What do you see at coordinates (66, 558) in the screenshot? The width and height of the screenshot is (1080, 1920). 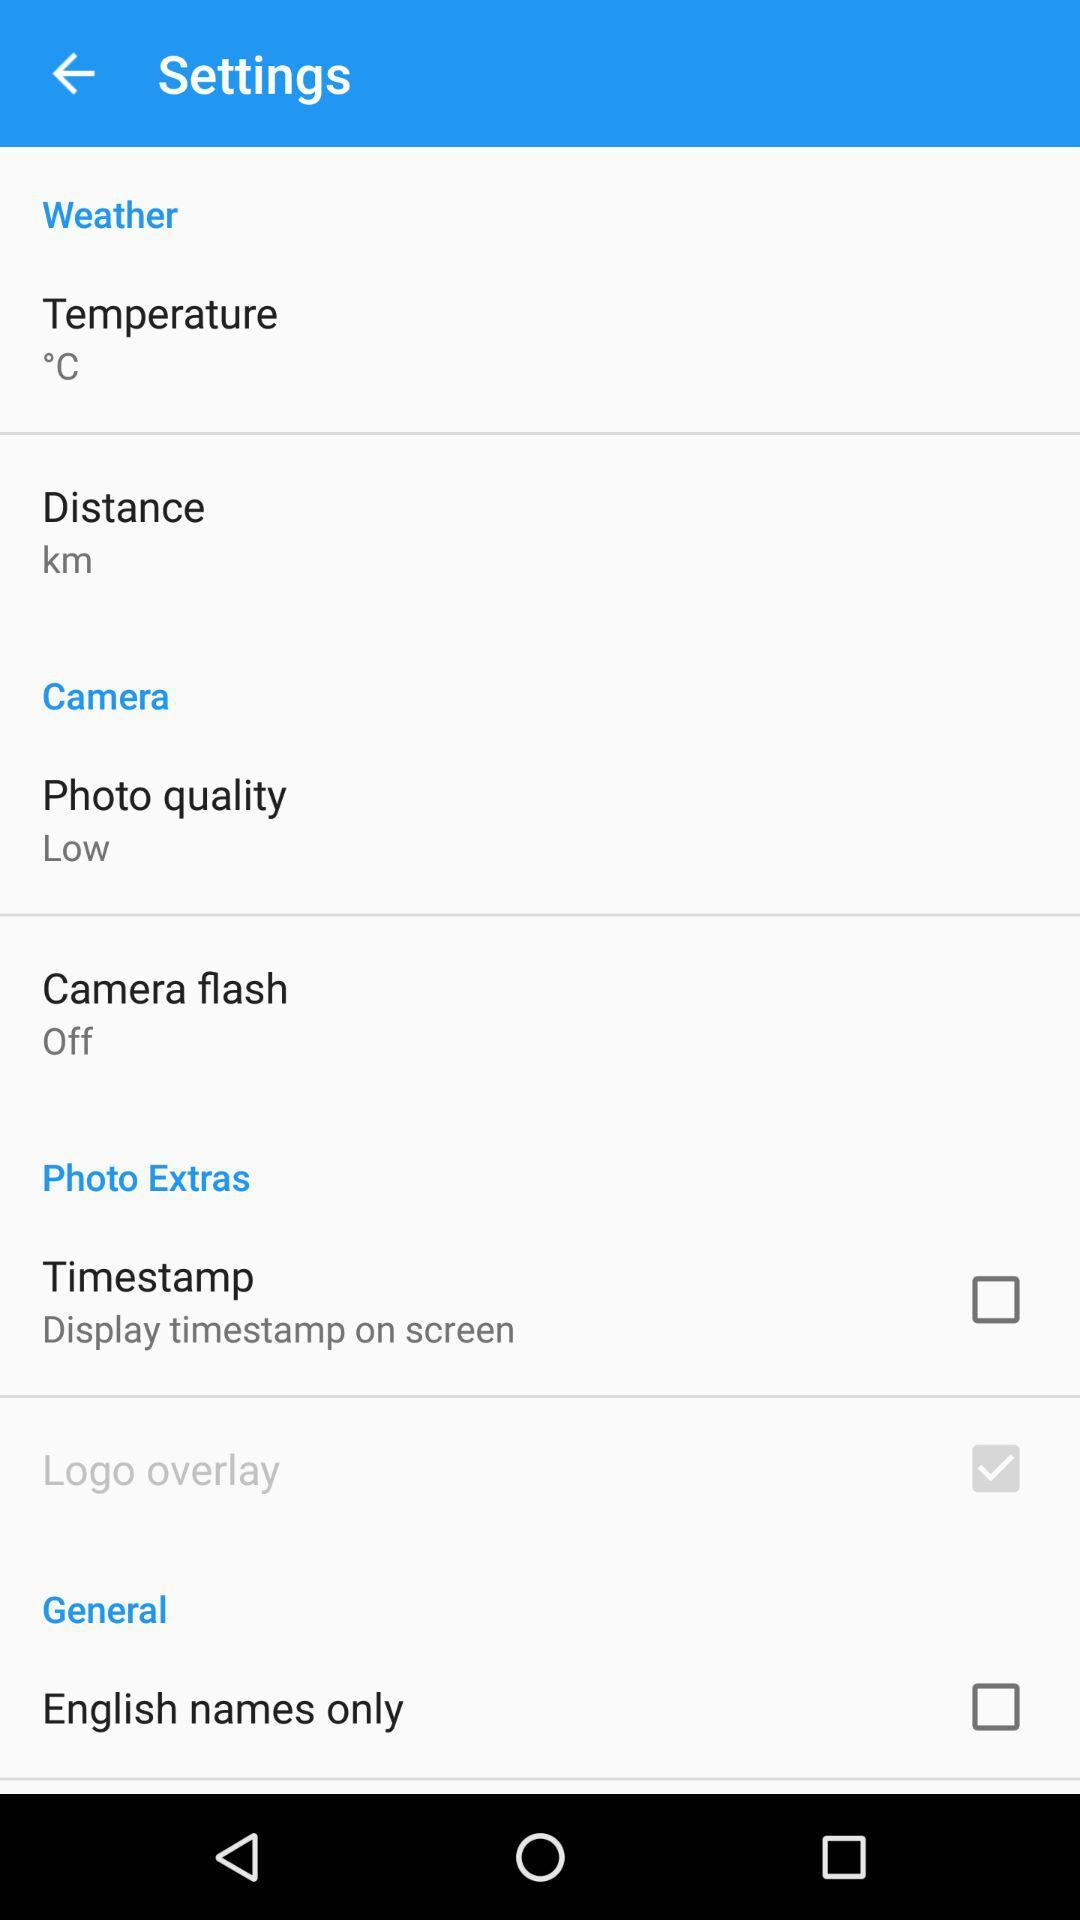 I see `the km app` at bounding box center [66, 558].